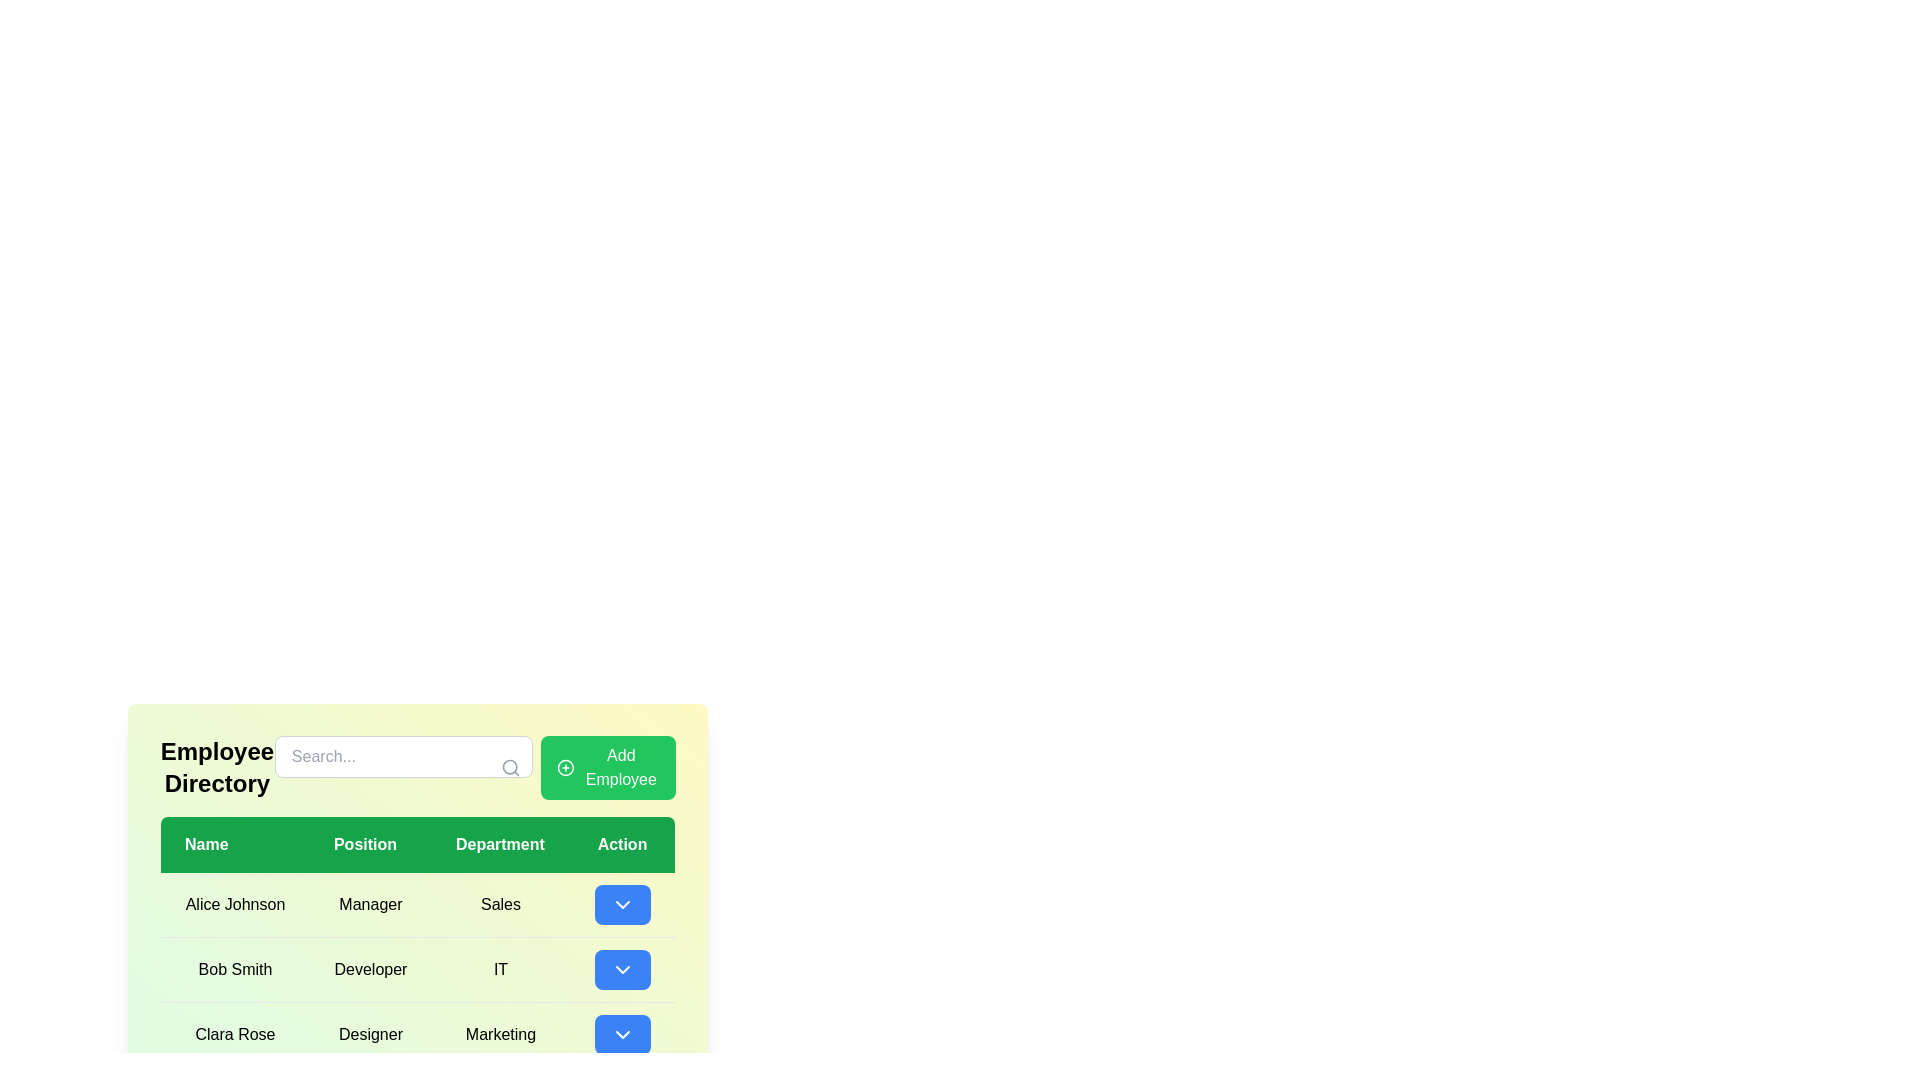 The width and height of the screenshot is (1920, 1080). What do you see at coordinates (621, 1034) in the screenshot?
I see `the button located in the last row of the table's Action column to interact via keyboard` at bounding box center [621, 1034].